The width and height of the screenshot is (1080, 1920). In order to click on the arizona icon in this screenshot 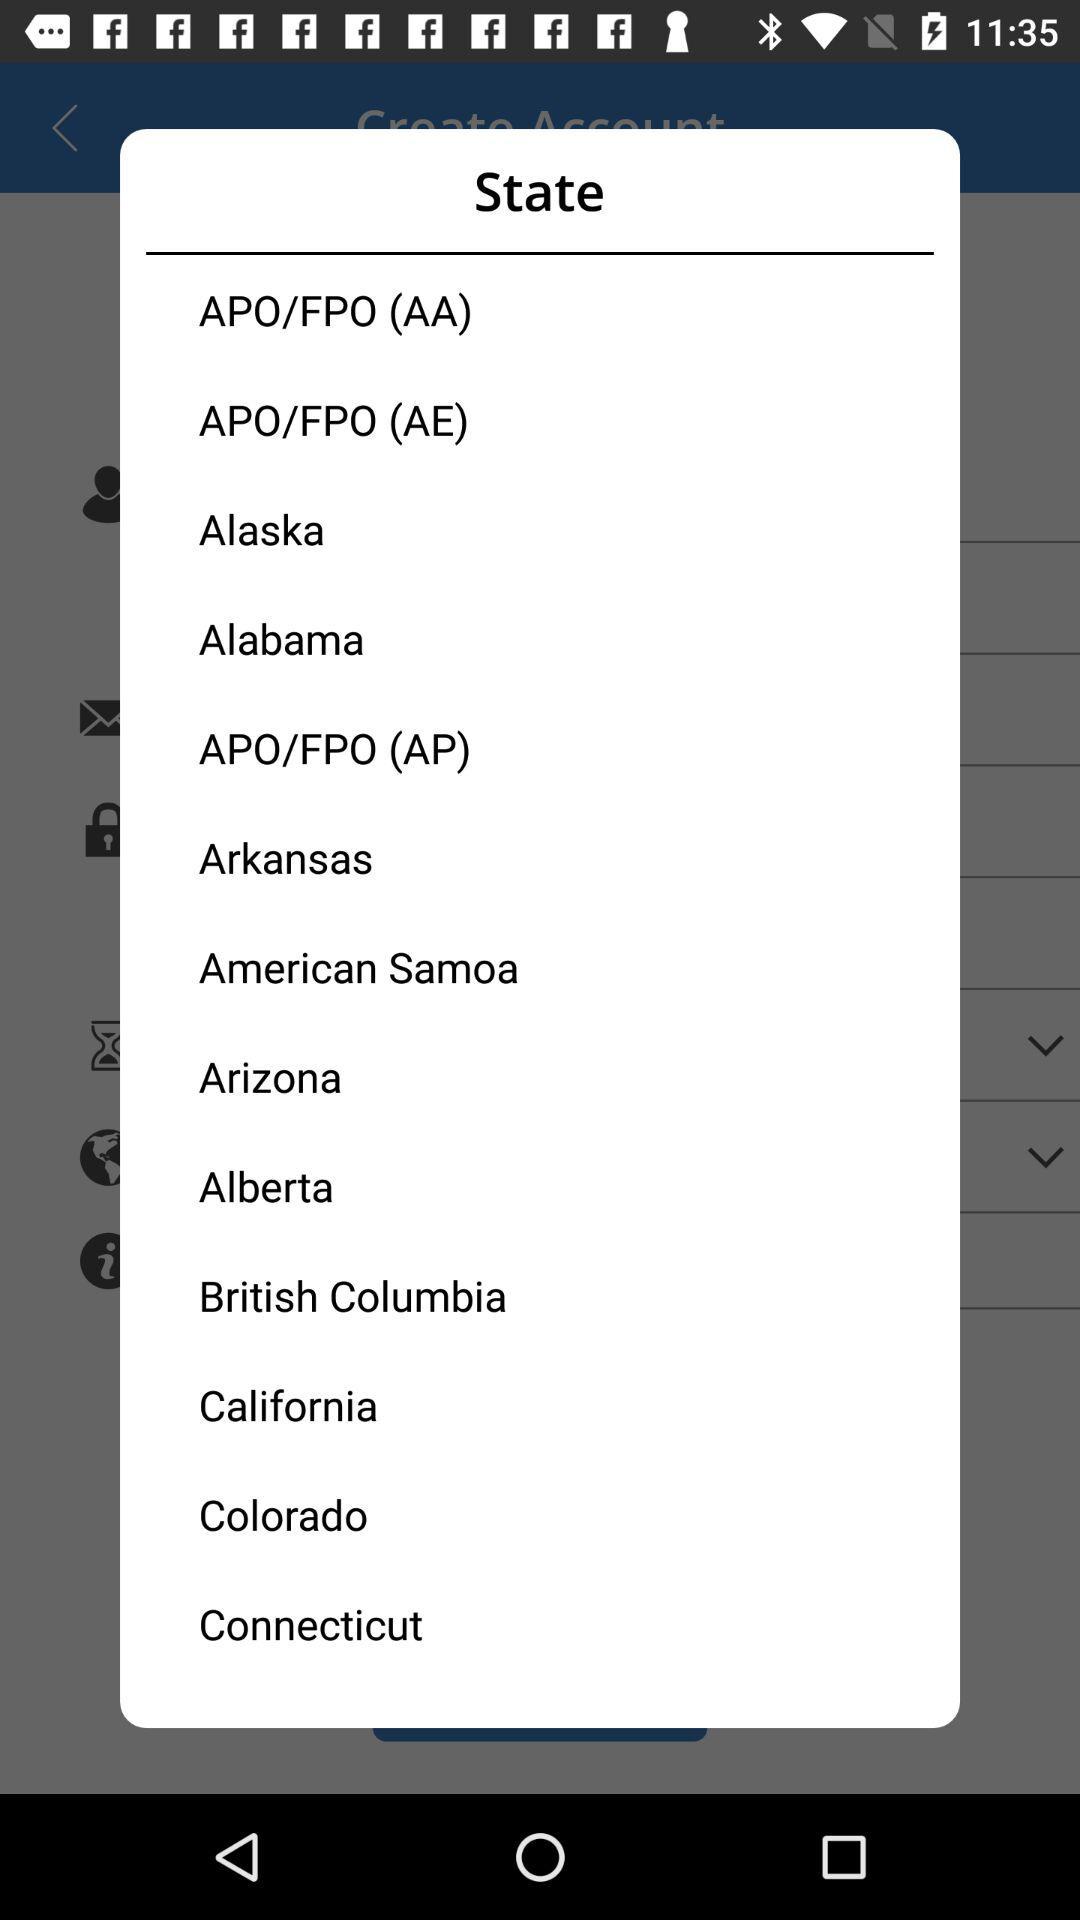, I will do `click(369, 1075)`.